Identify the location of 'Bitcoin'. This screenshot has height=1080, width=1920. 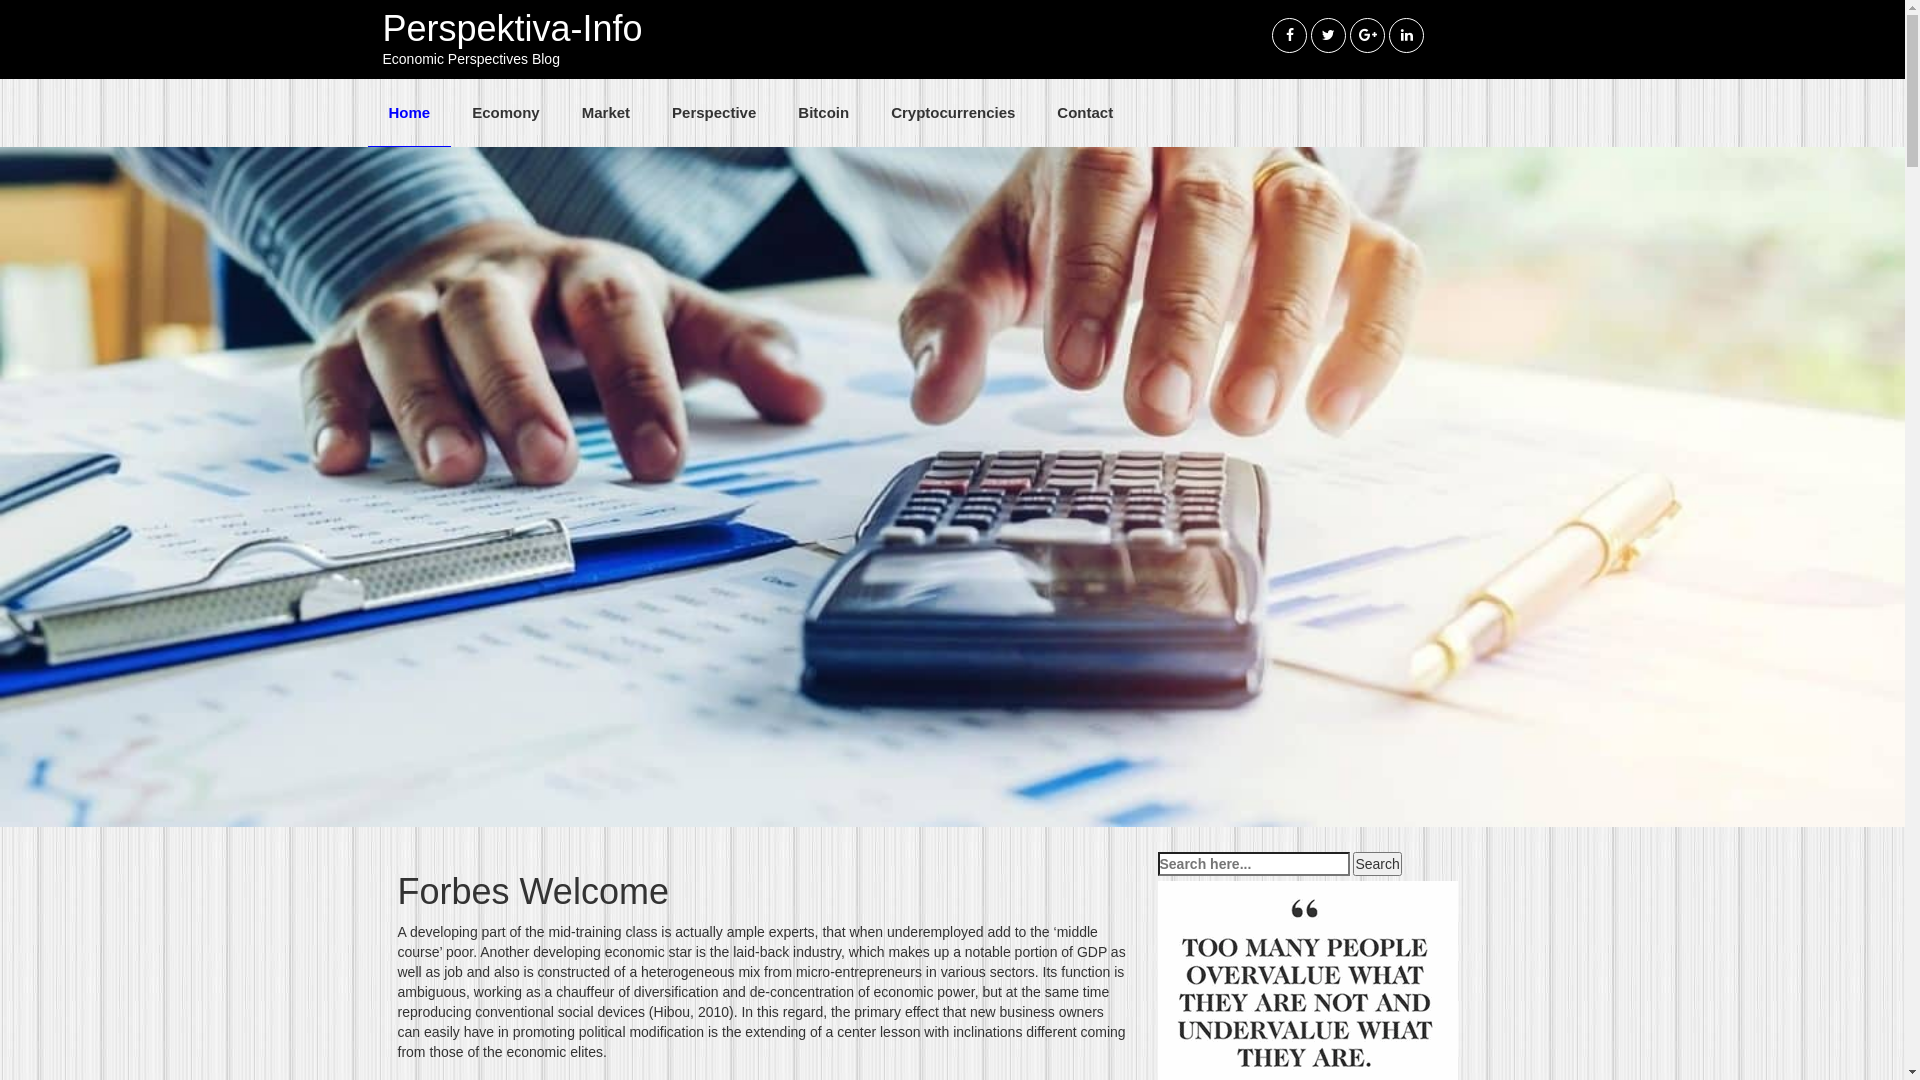
(823, 112).